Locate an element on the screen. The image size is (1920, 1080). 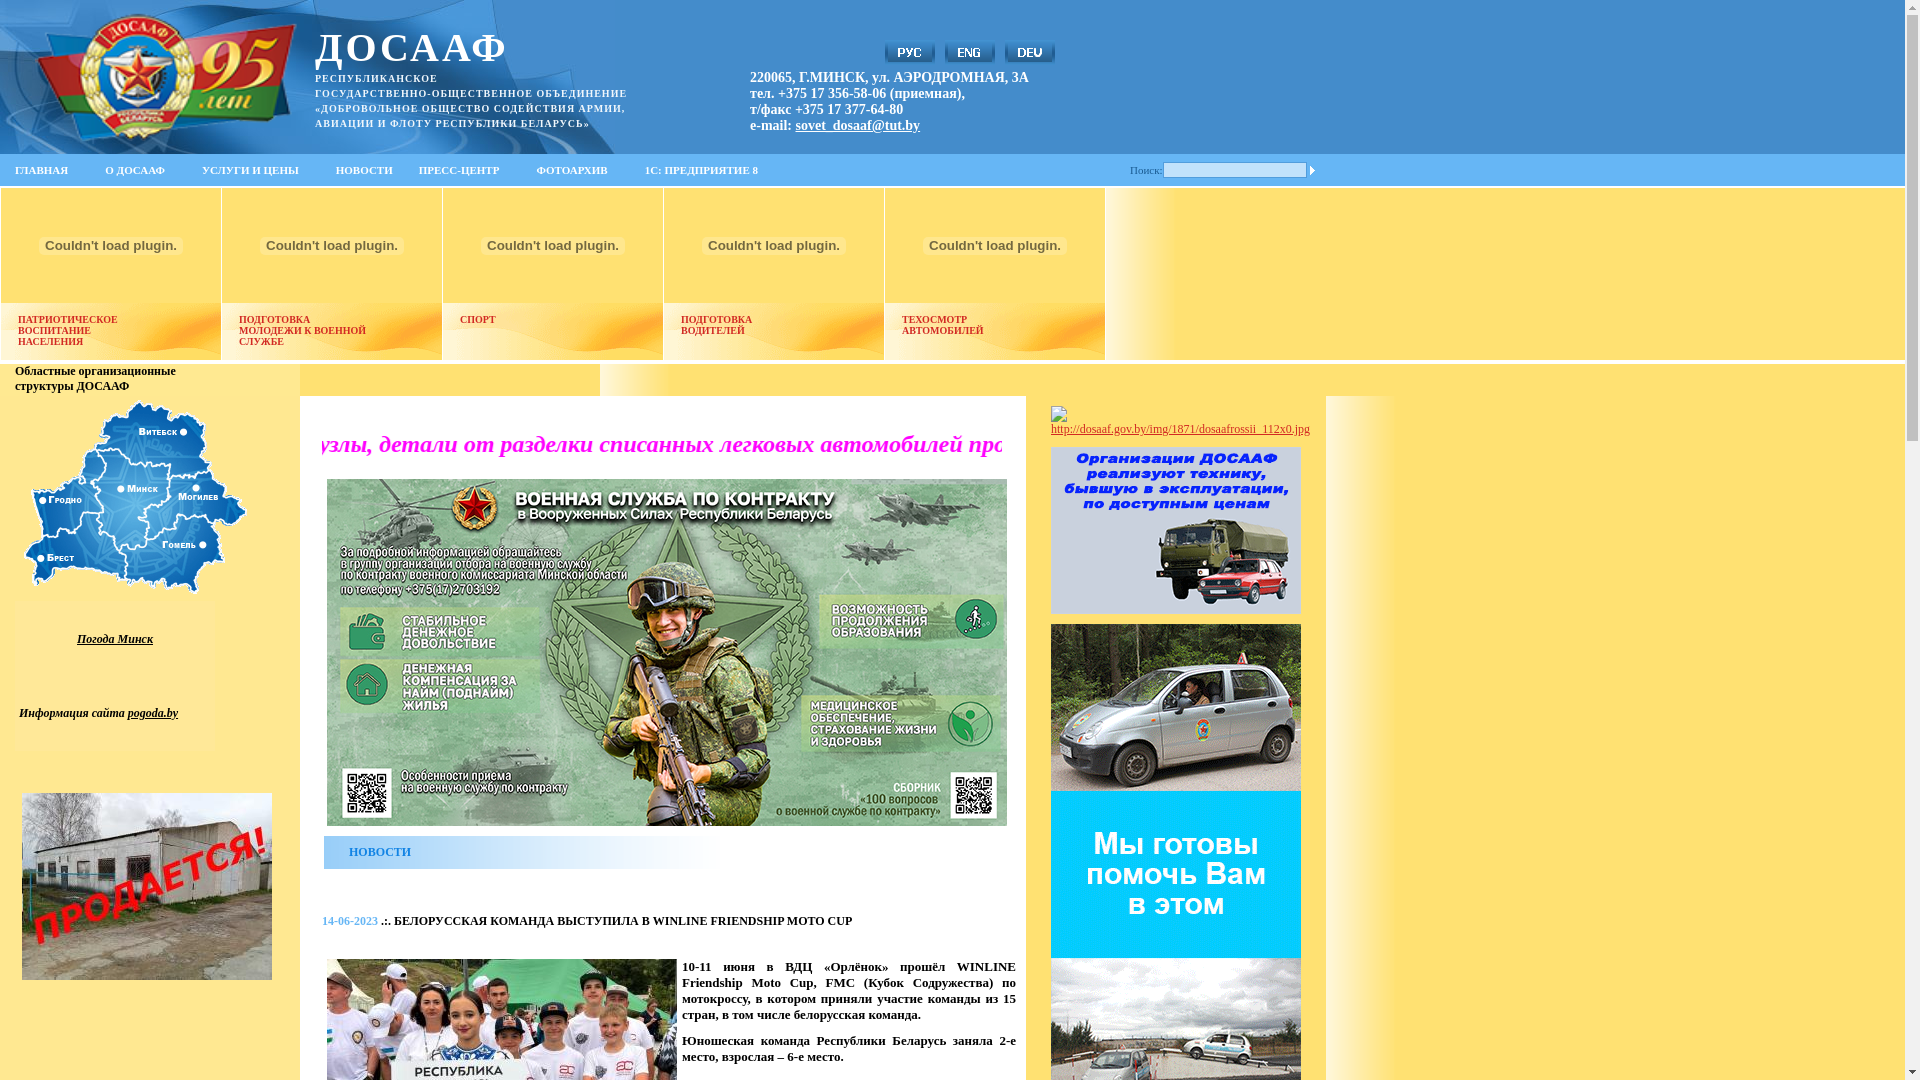
'sovet_dosaaf@tut.by' is located at coordinates (857, 125).